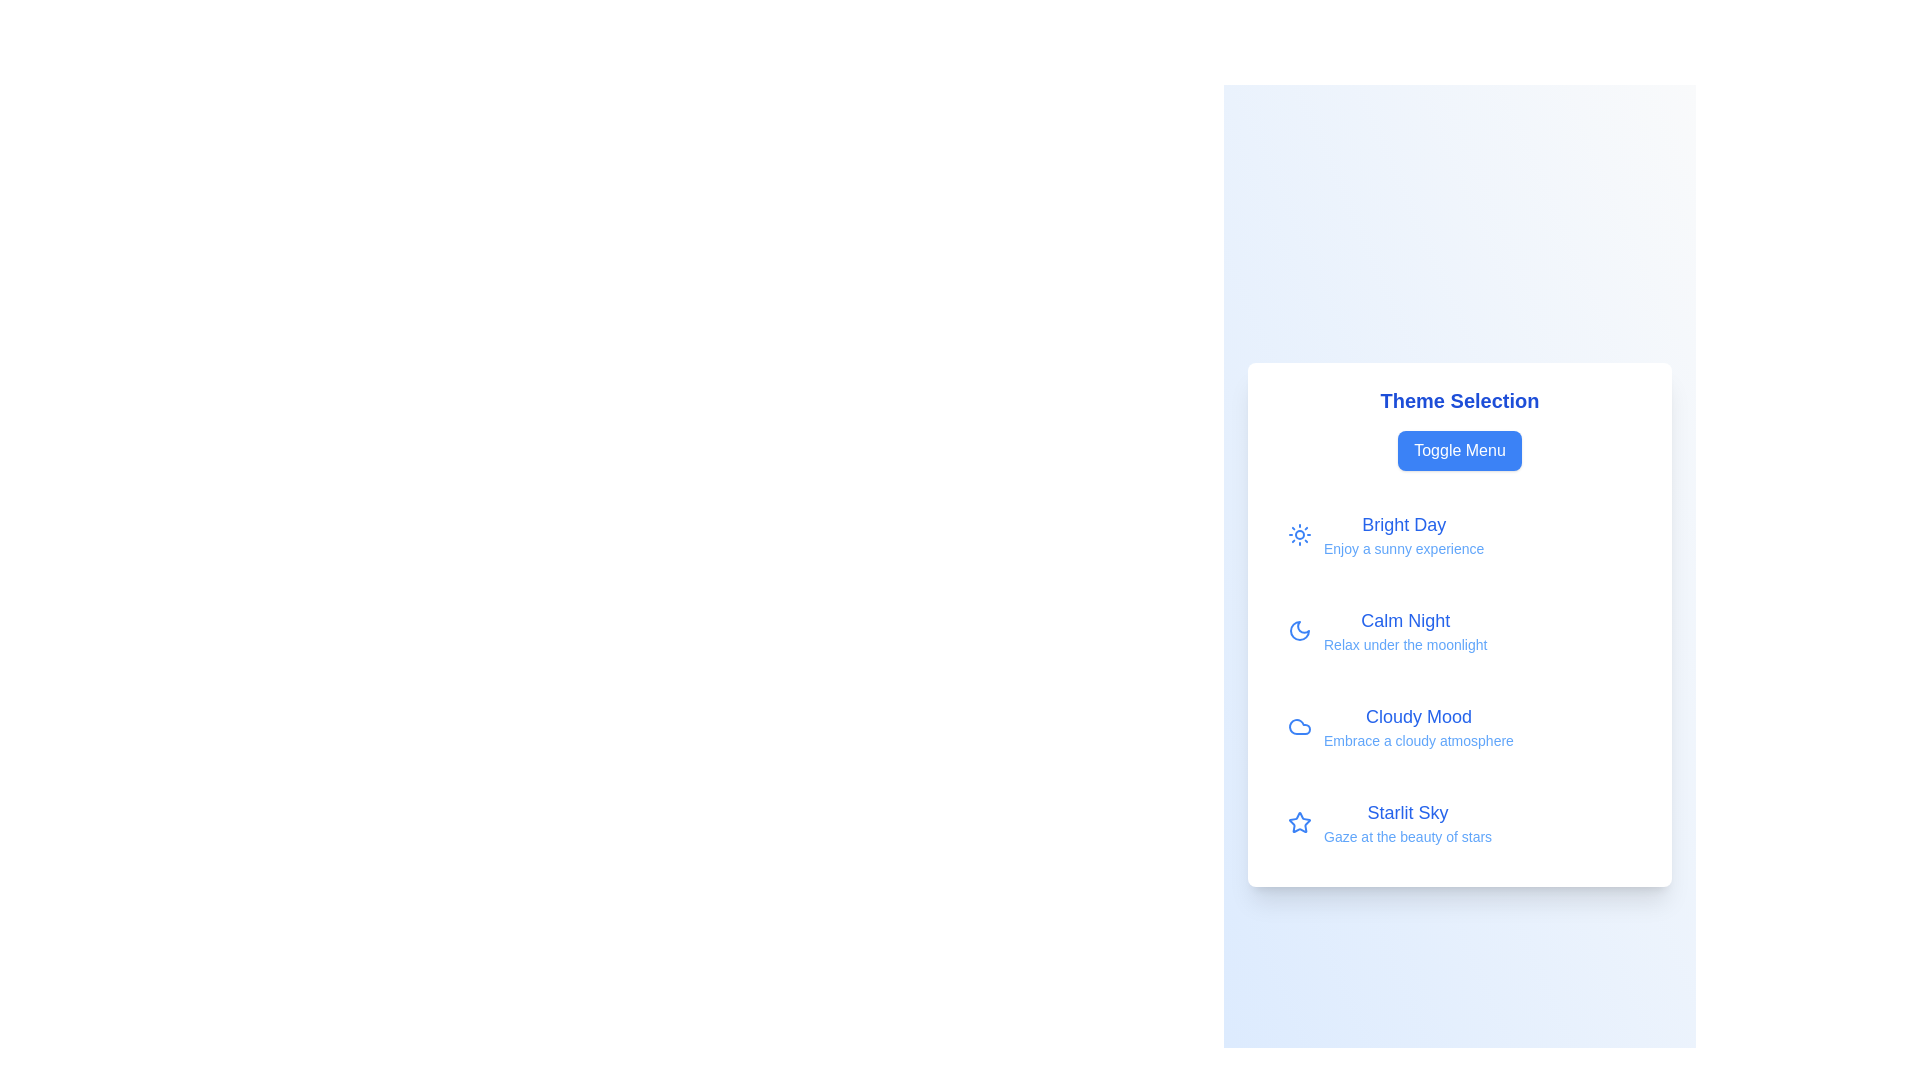  I want to click on the theme Cloudy Mood from the menu, so click(1459, 726).